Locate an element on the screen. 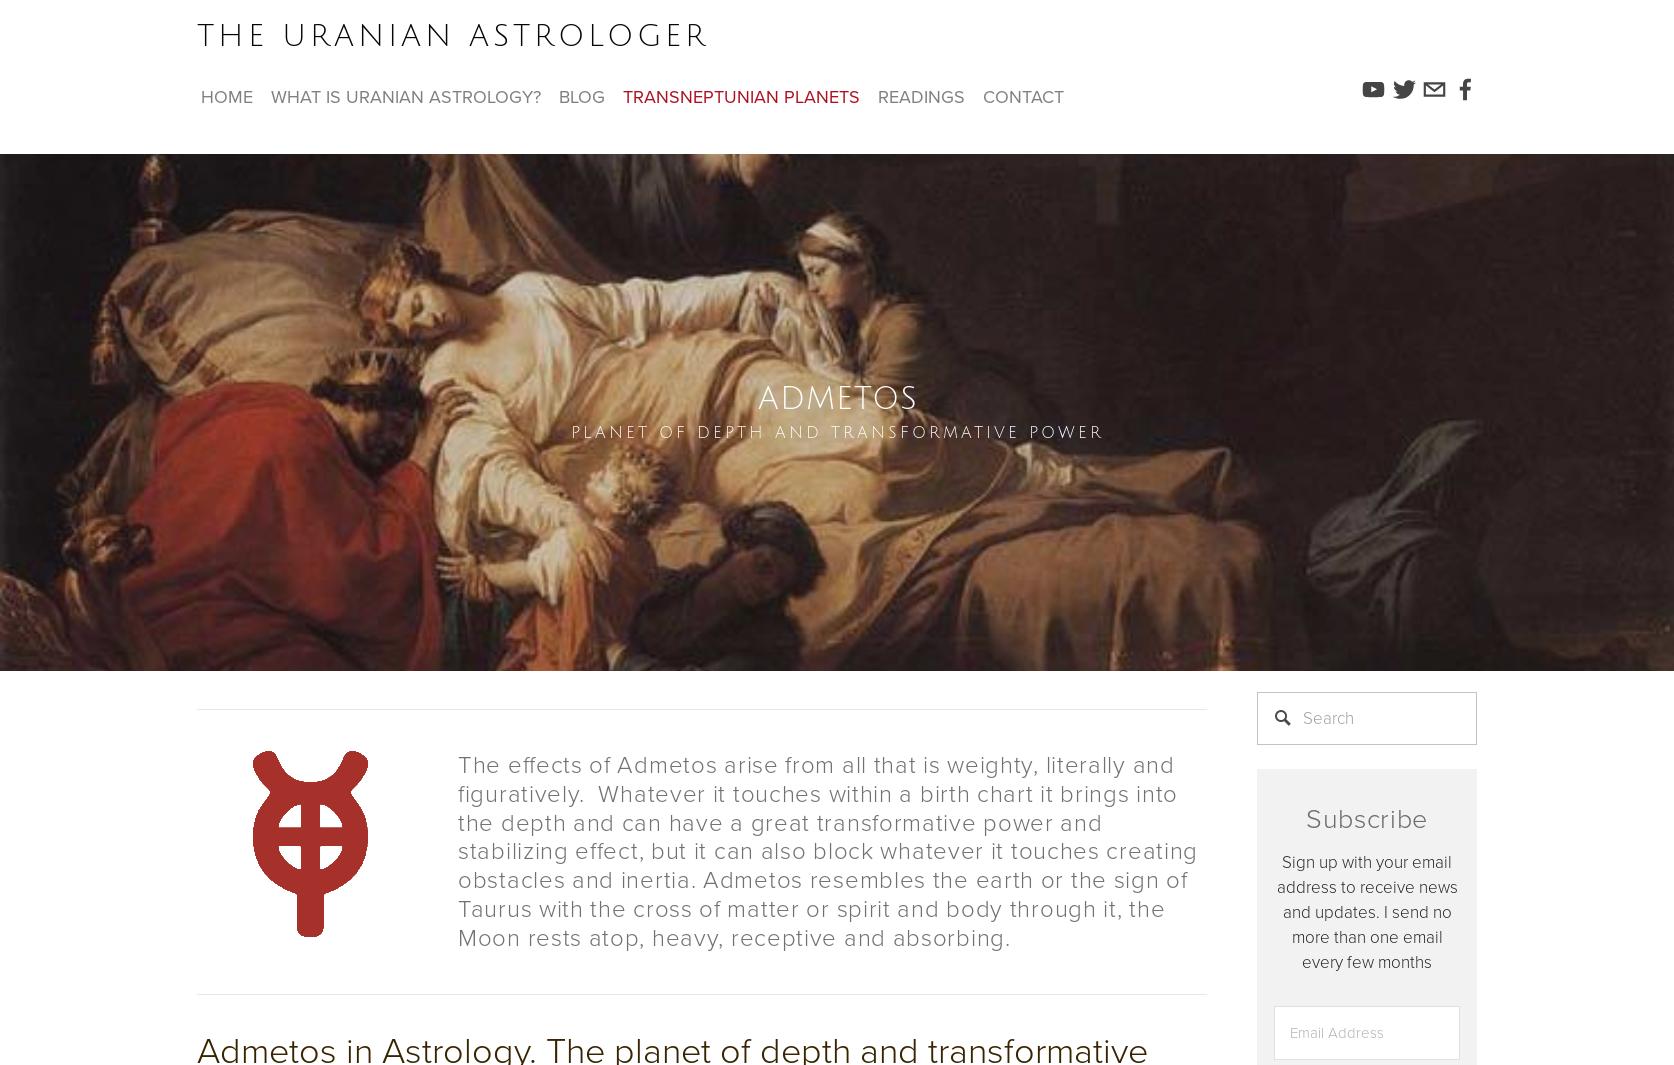 This screenshot has height=1065, width=1674. 'Subscribe' is located at coordinates (1365, 818).